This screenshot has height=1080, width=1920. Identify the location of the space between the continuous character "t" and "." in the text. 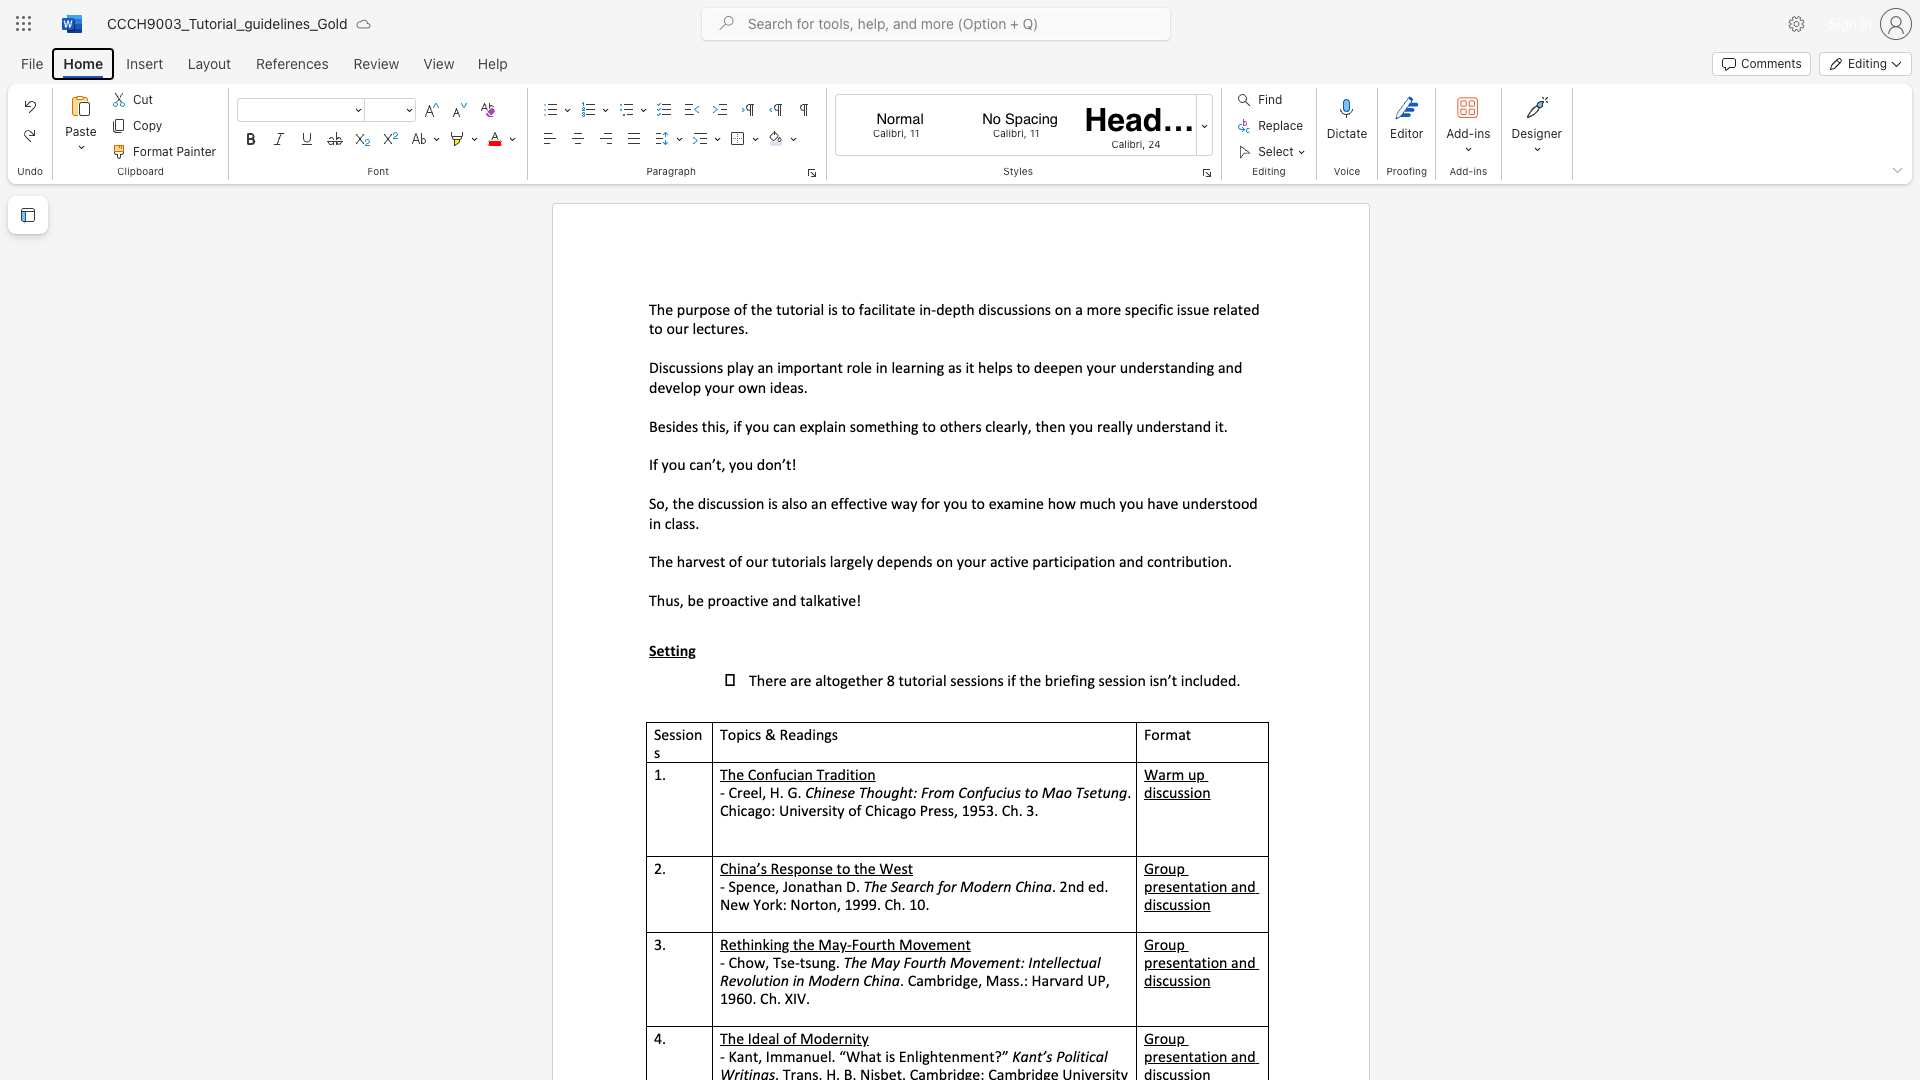
(1222, 425).